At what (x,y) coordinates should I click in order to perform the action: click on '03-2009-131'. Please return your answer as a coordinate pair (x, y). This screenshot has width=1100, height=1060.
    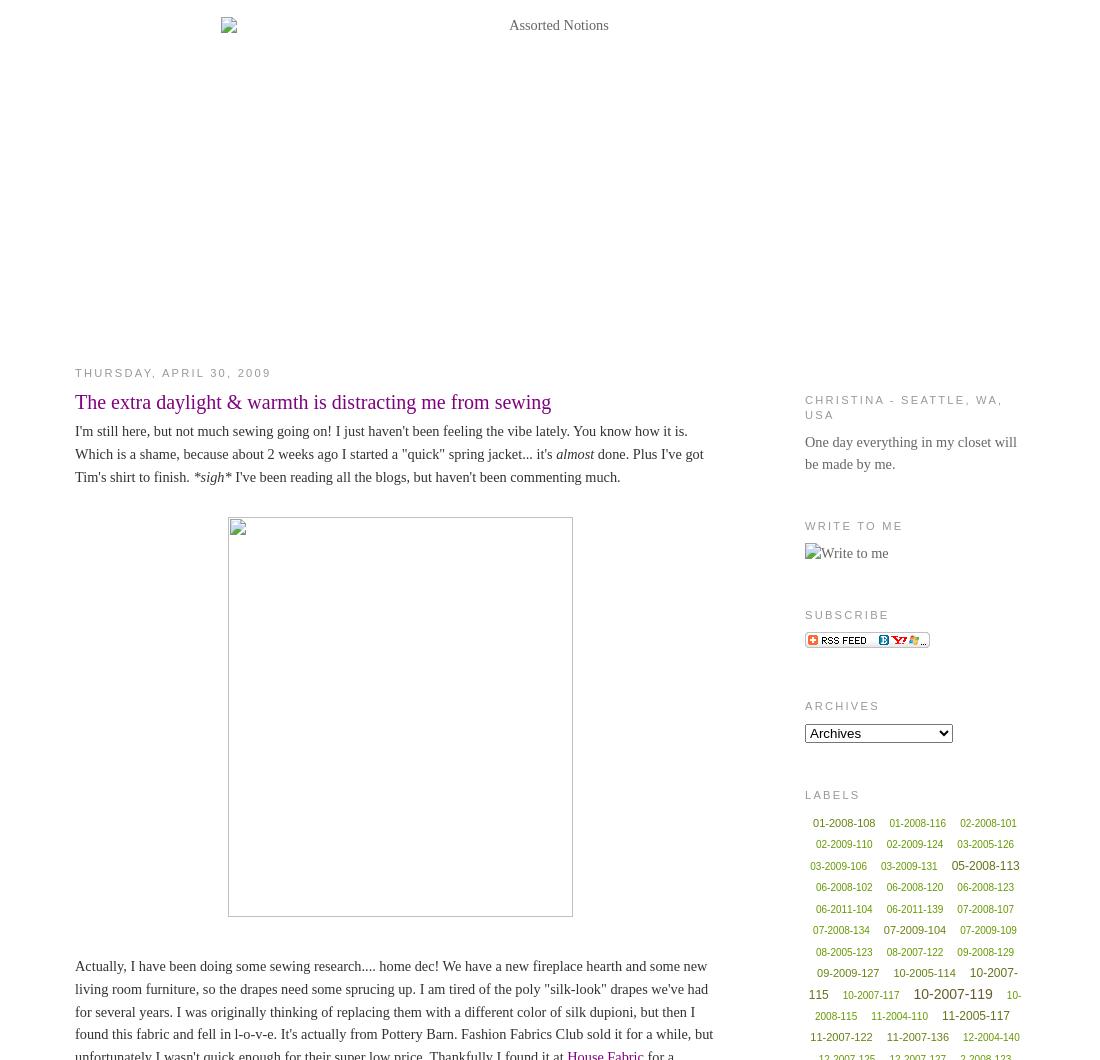
    Looking at the image, I should click on (908, 865).